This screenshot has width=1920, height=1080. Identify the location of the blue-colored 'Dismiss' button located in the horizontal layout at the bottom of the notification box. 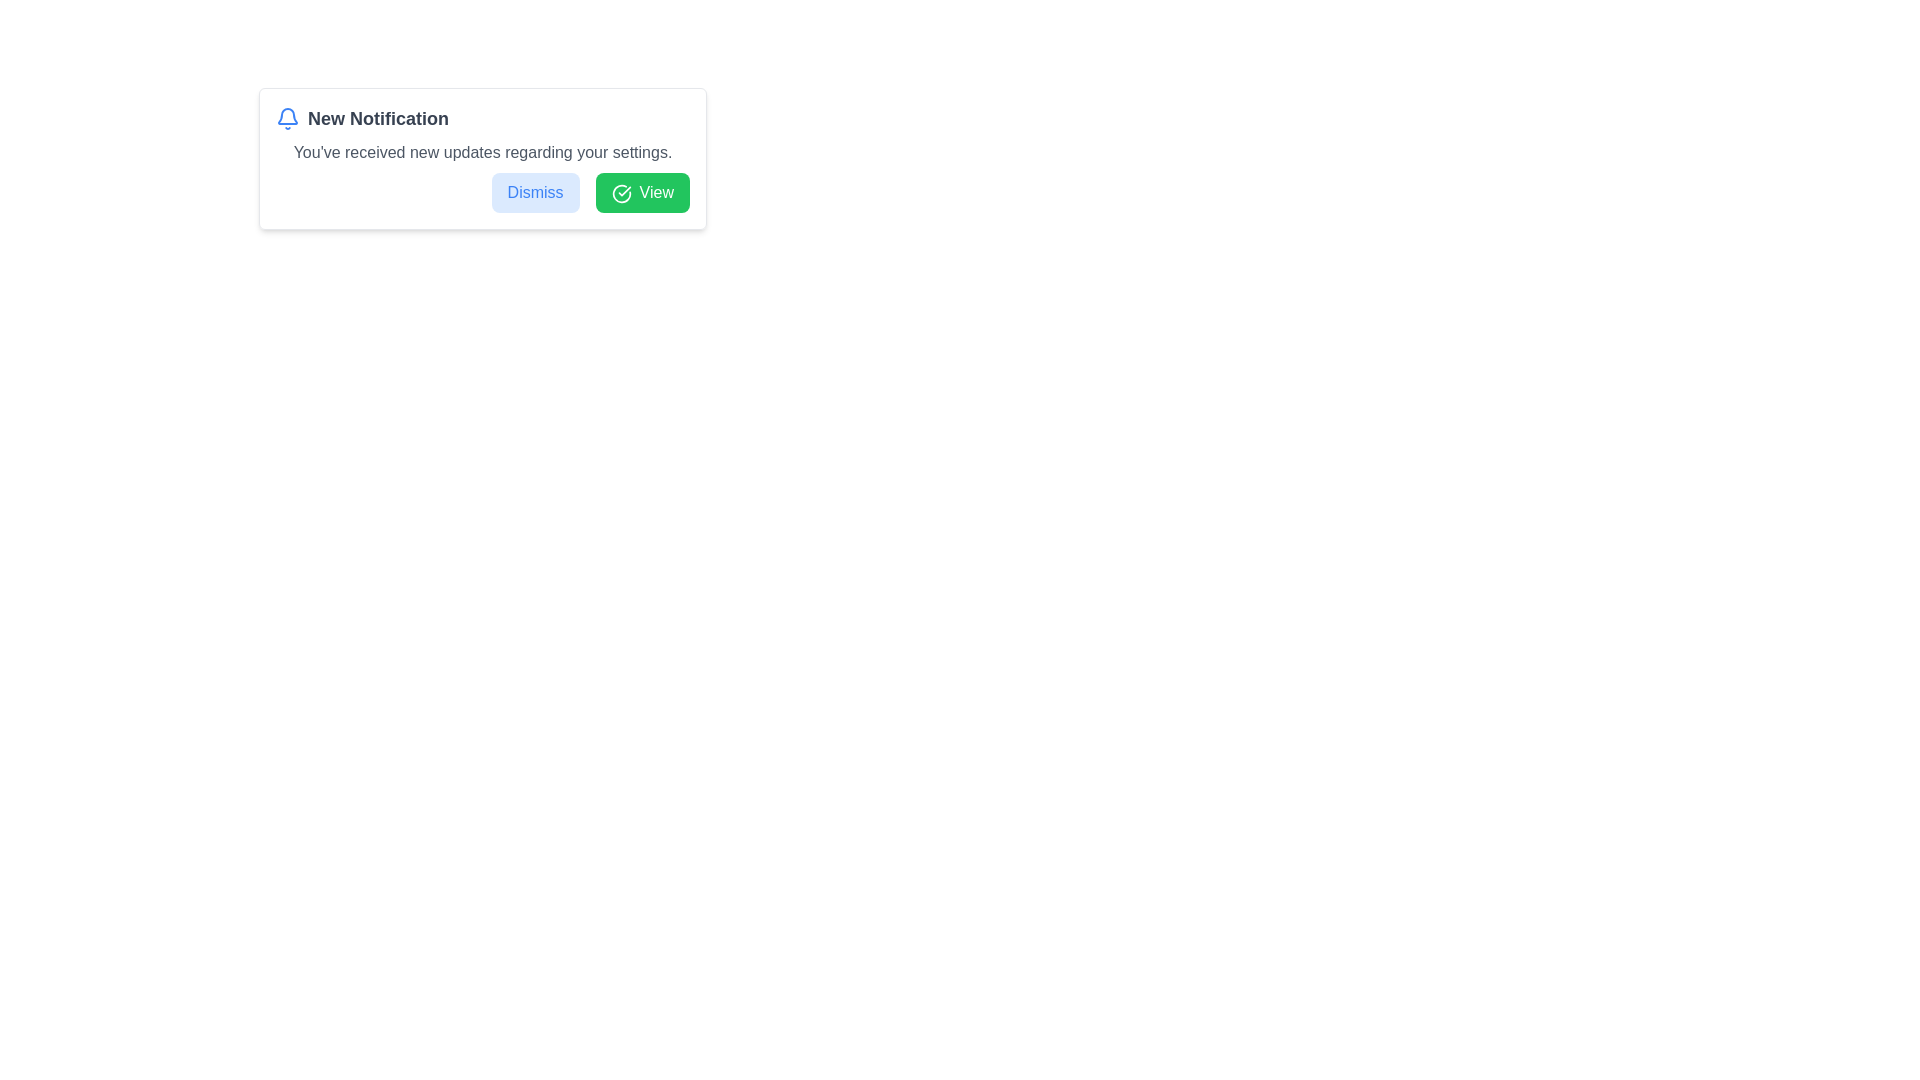
(483, 192).